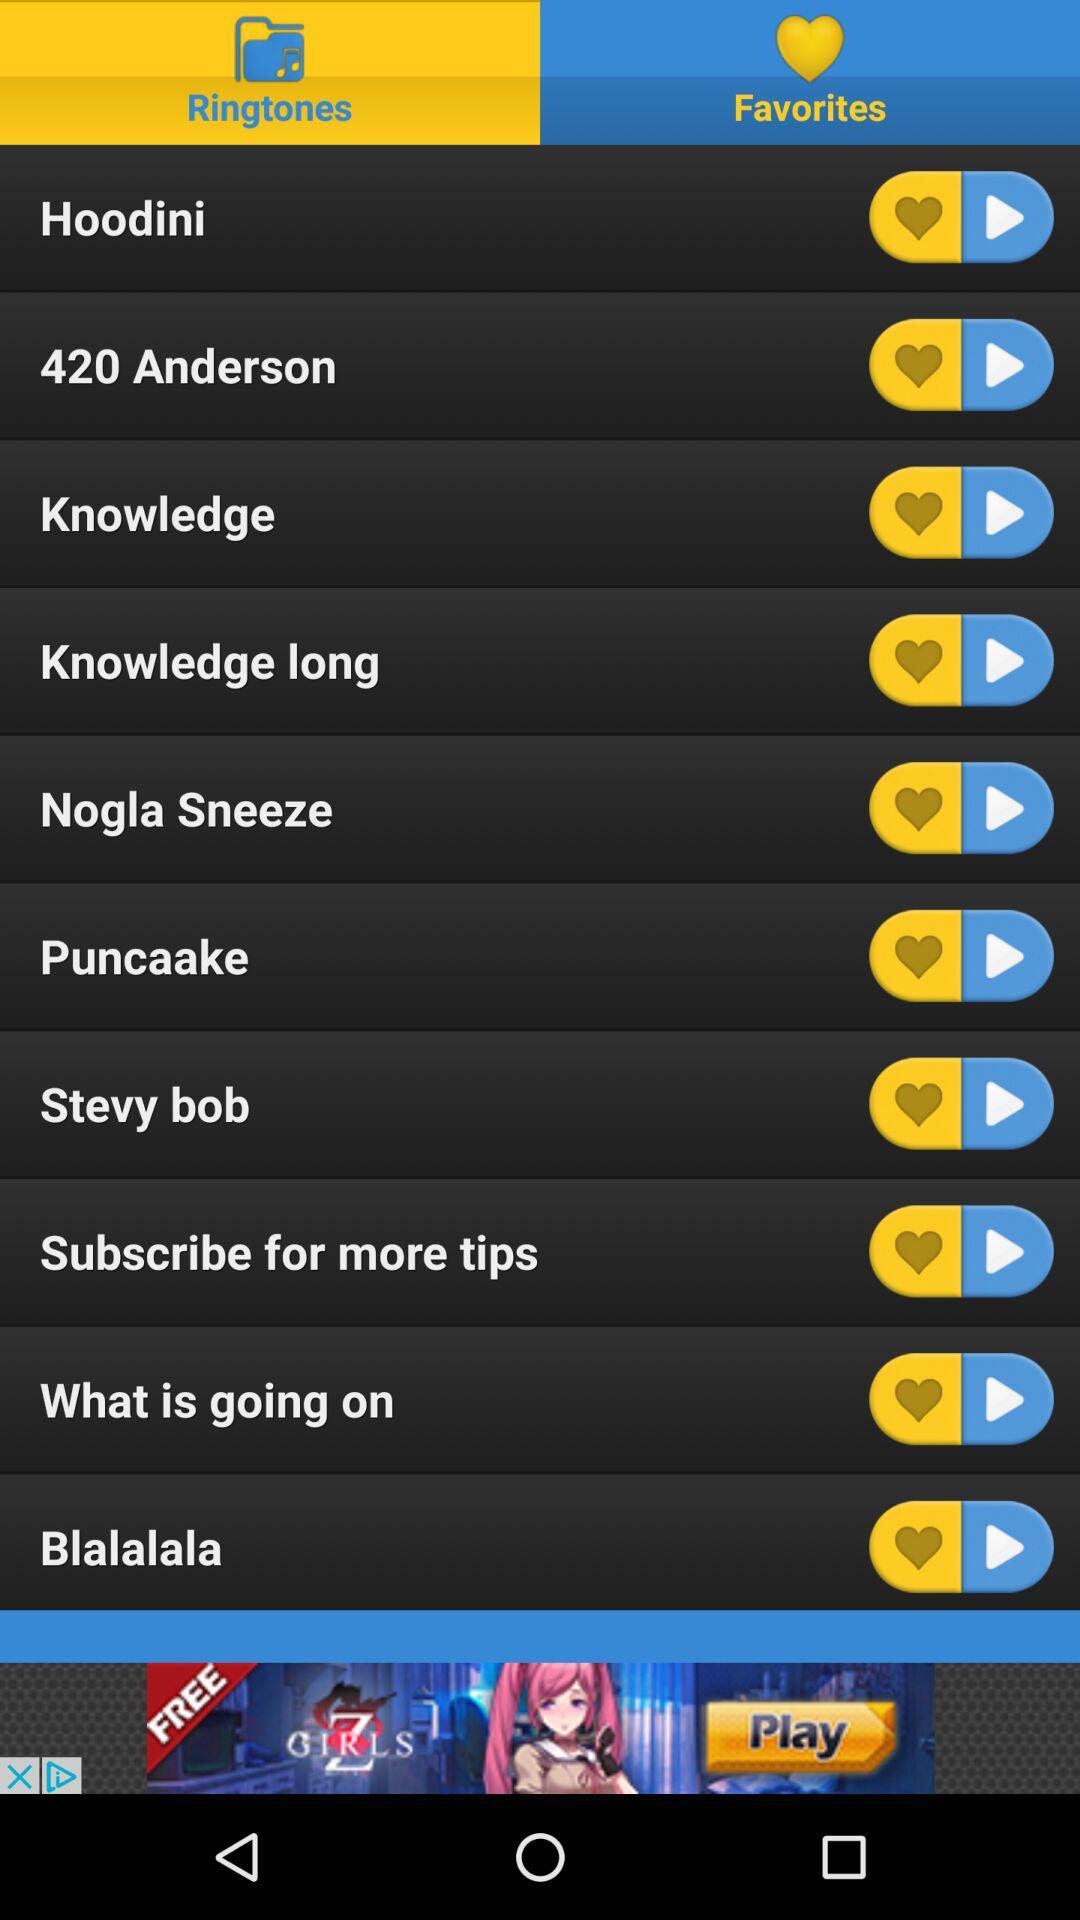 This screenshot has height=1920, width=1080. I want to click on ringtone, so click(1007, 954).